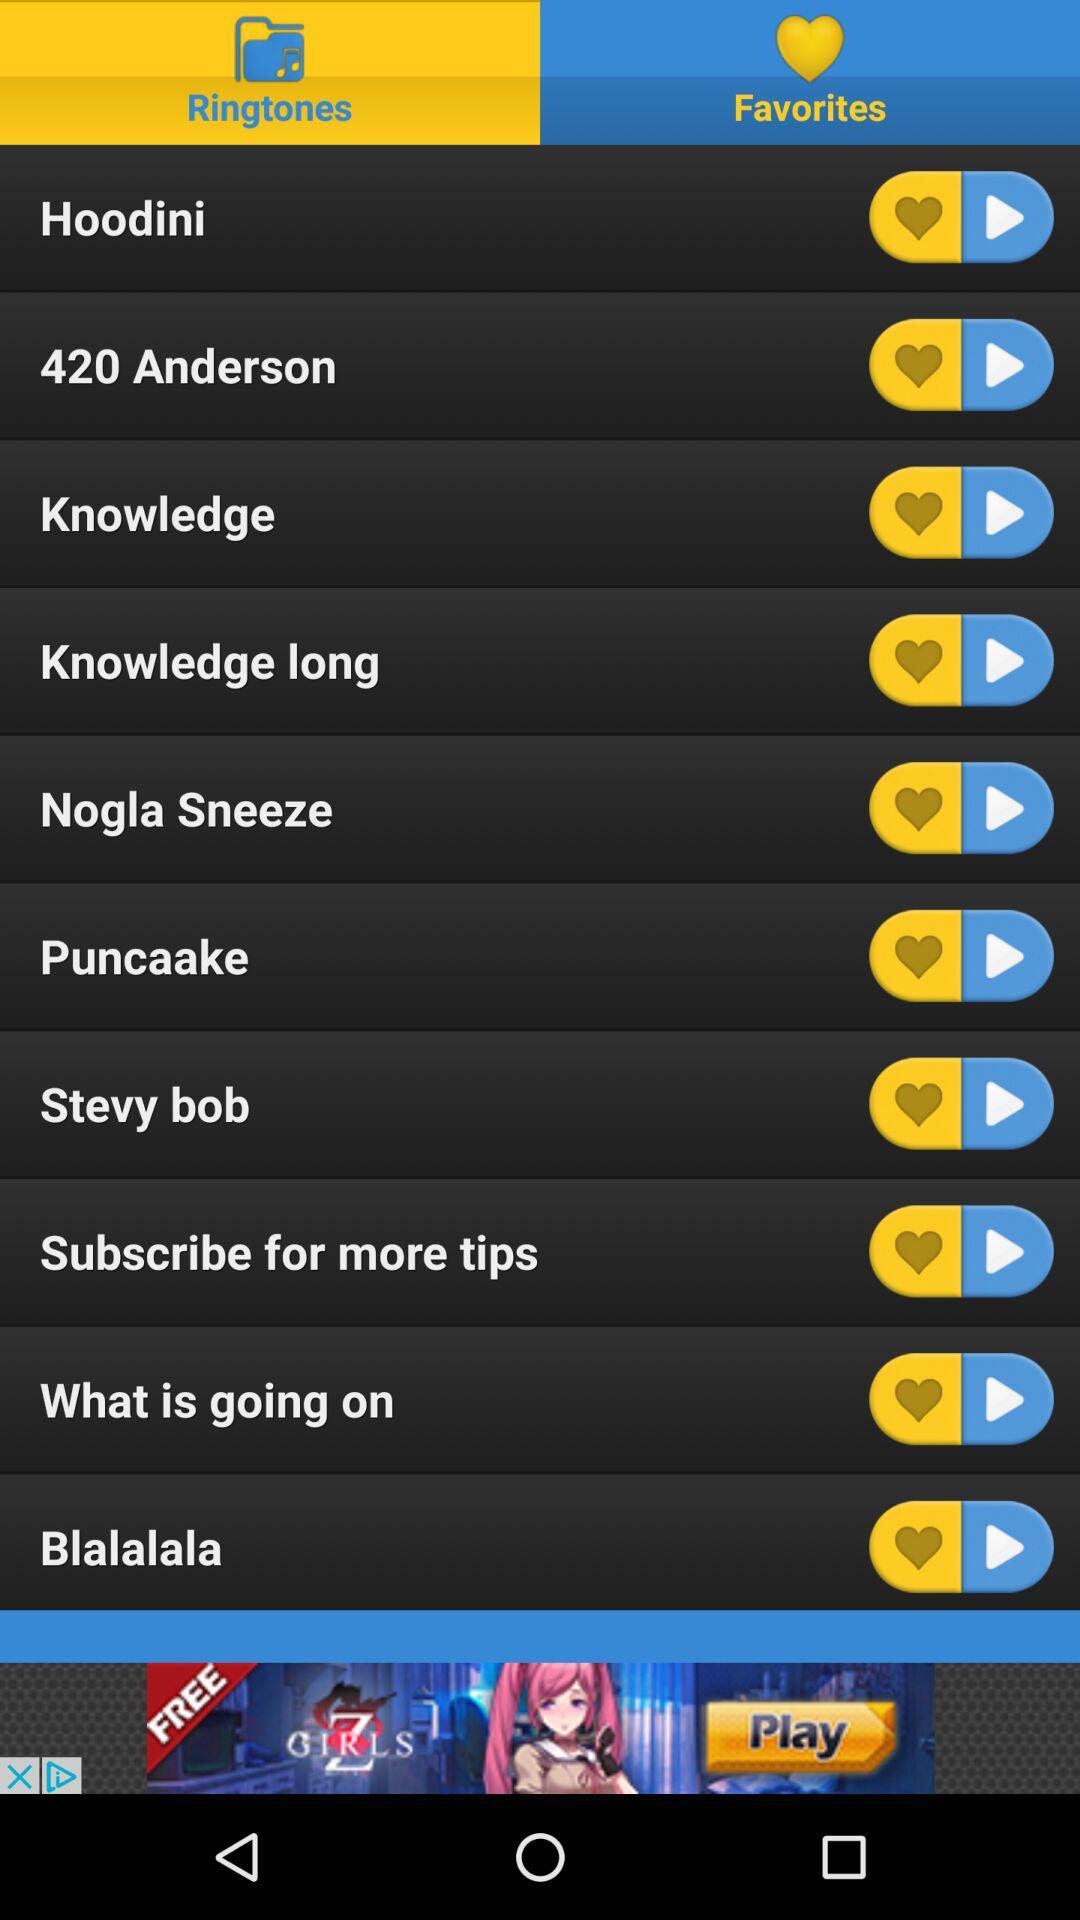 This screenshot has height=1920, width=1080. I want to click on ringtone, so click(1007, 954).